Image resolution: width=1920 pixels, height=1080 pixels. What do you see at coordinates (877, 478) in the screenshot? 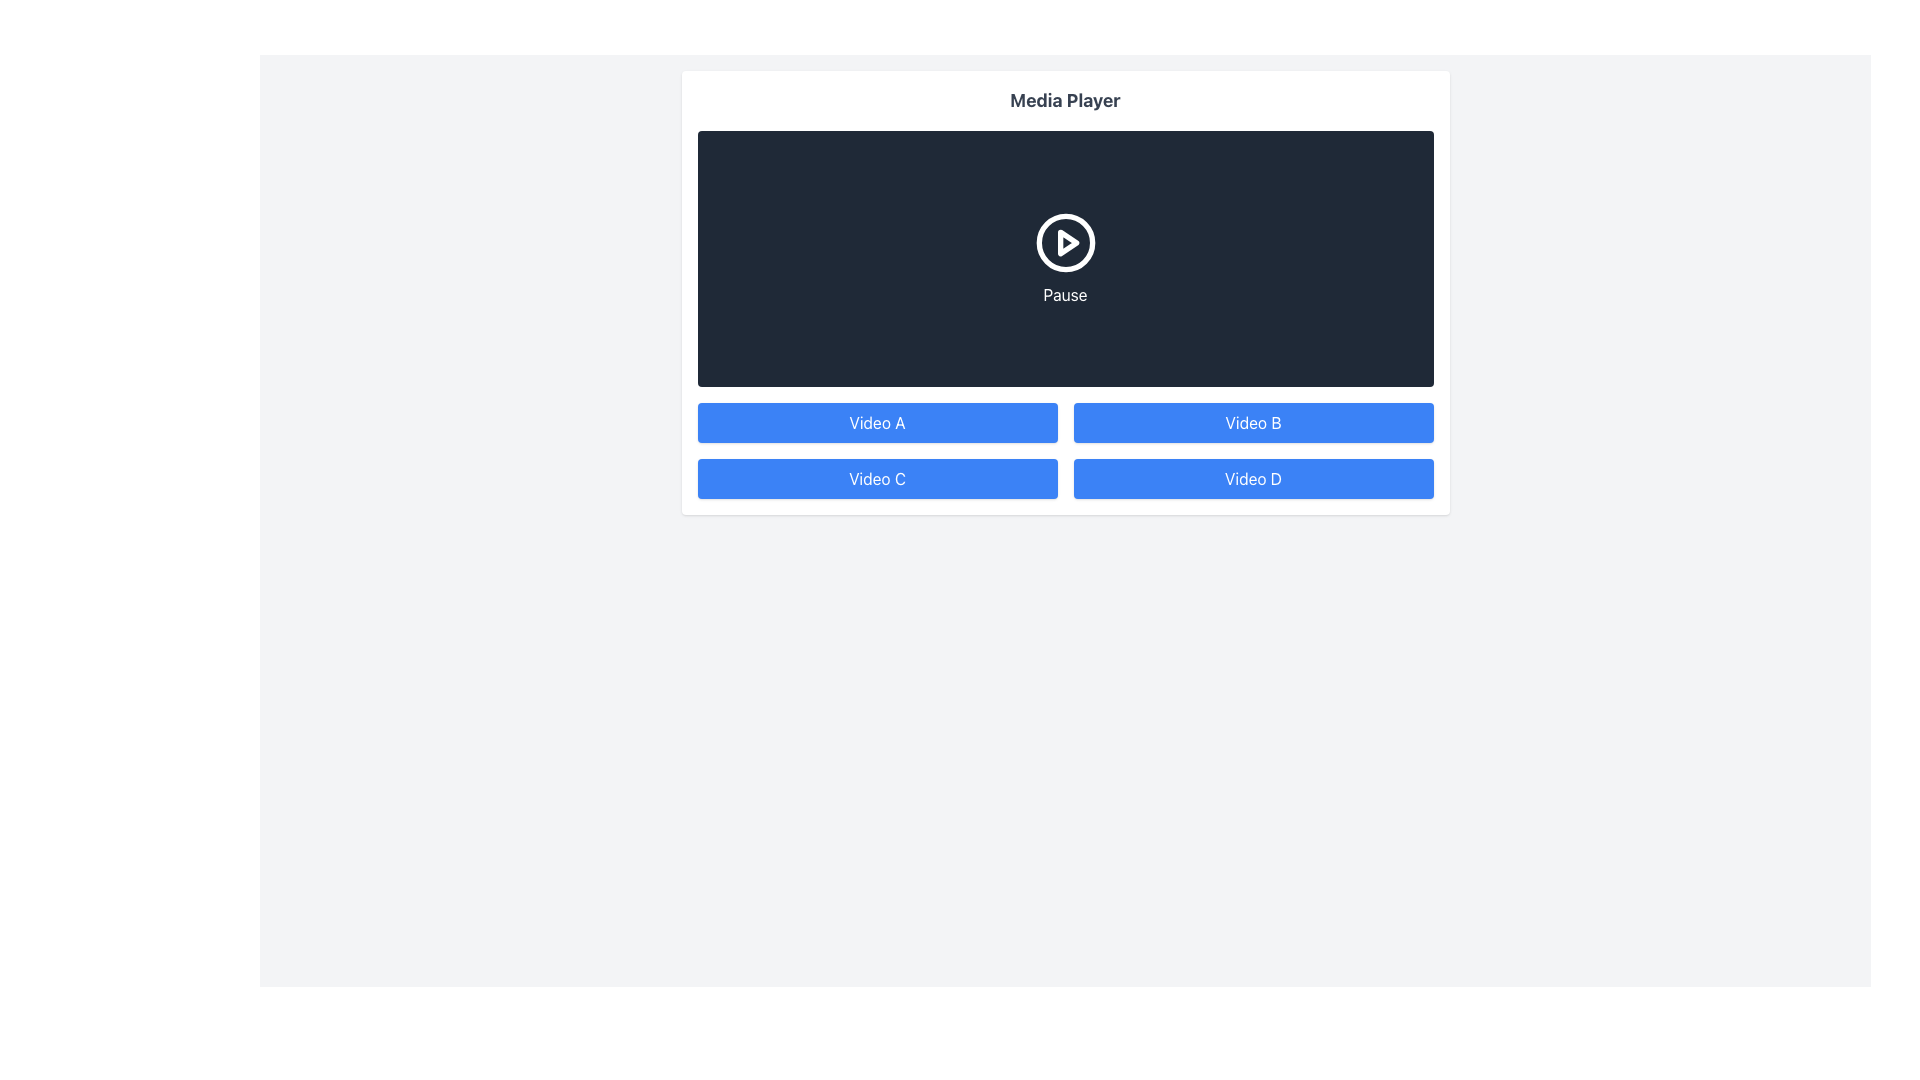
I see `the blue rectangular button labeled 'Video C'` at bounding box center [877, 478].